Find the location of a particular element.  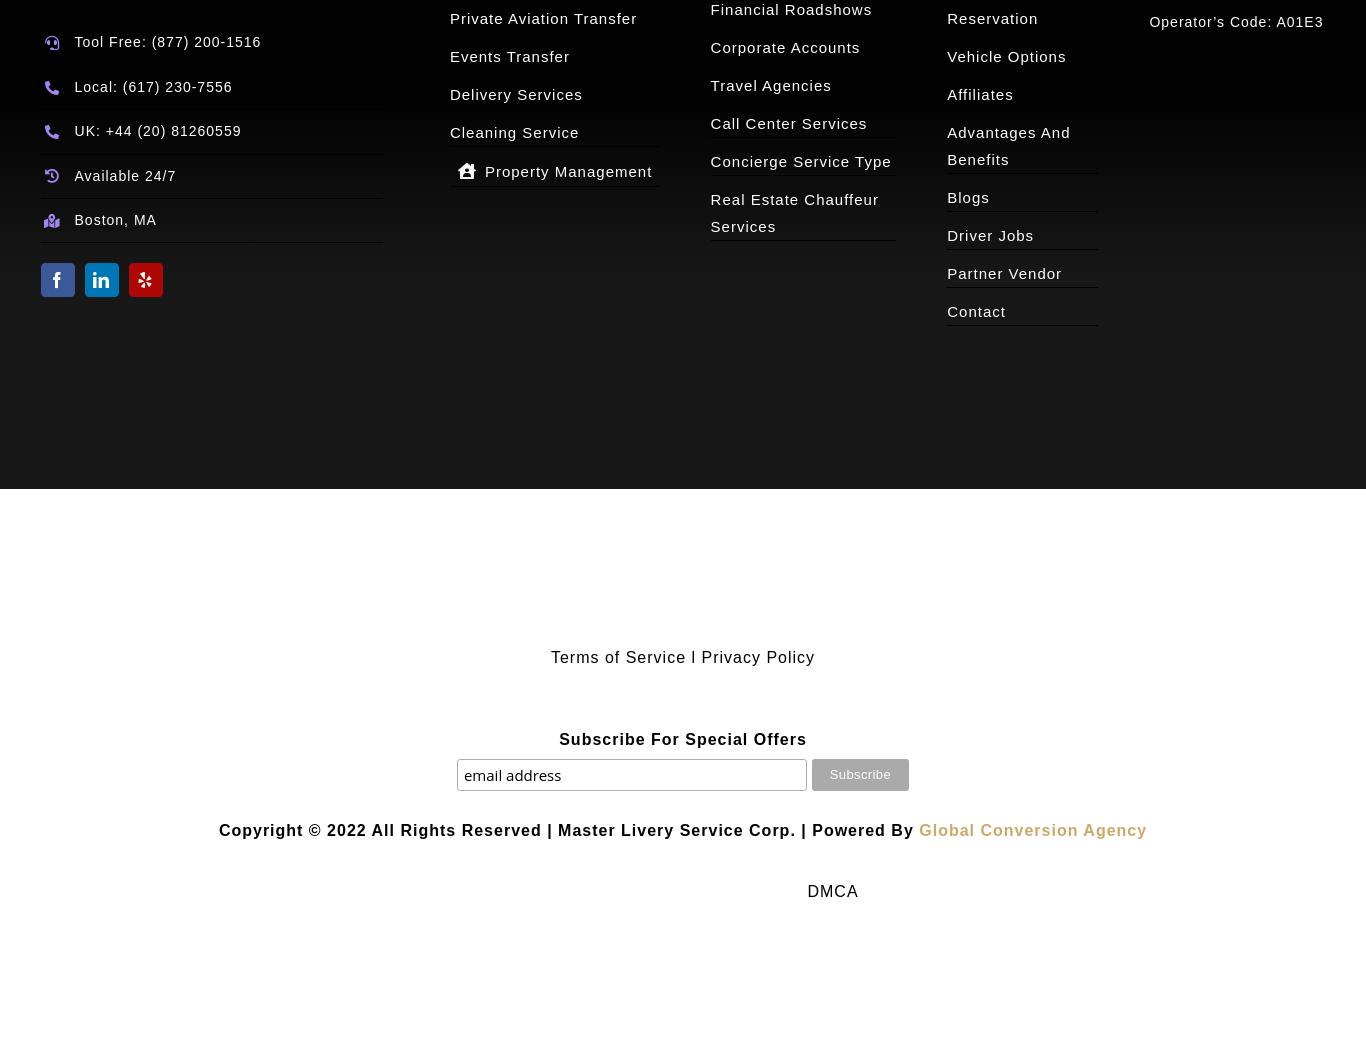

'Corporate Accounts' is located at coordinates (785, 47).